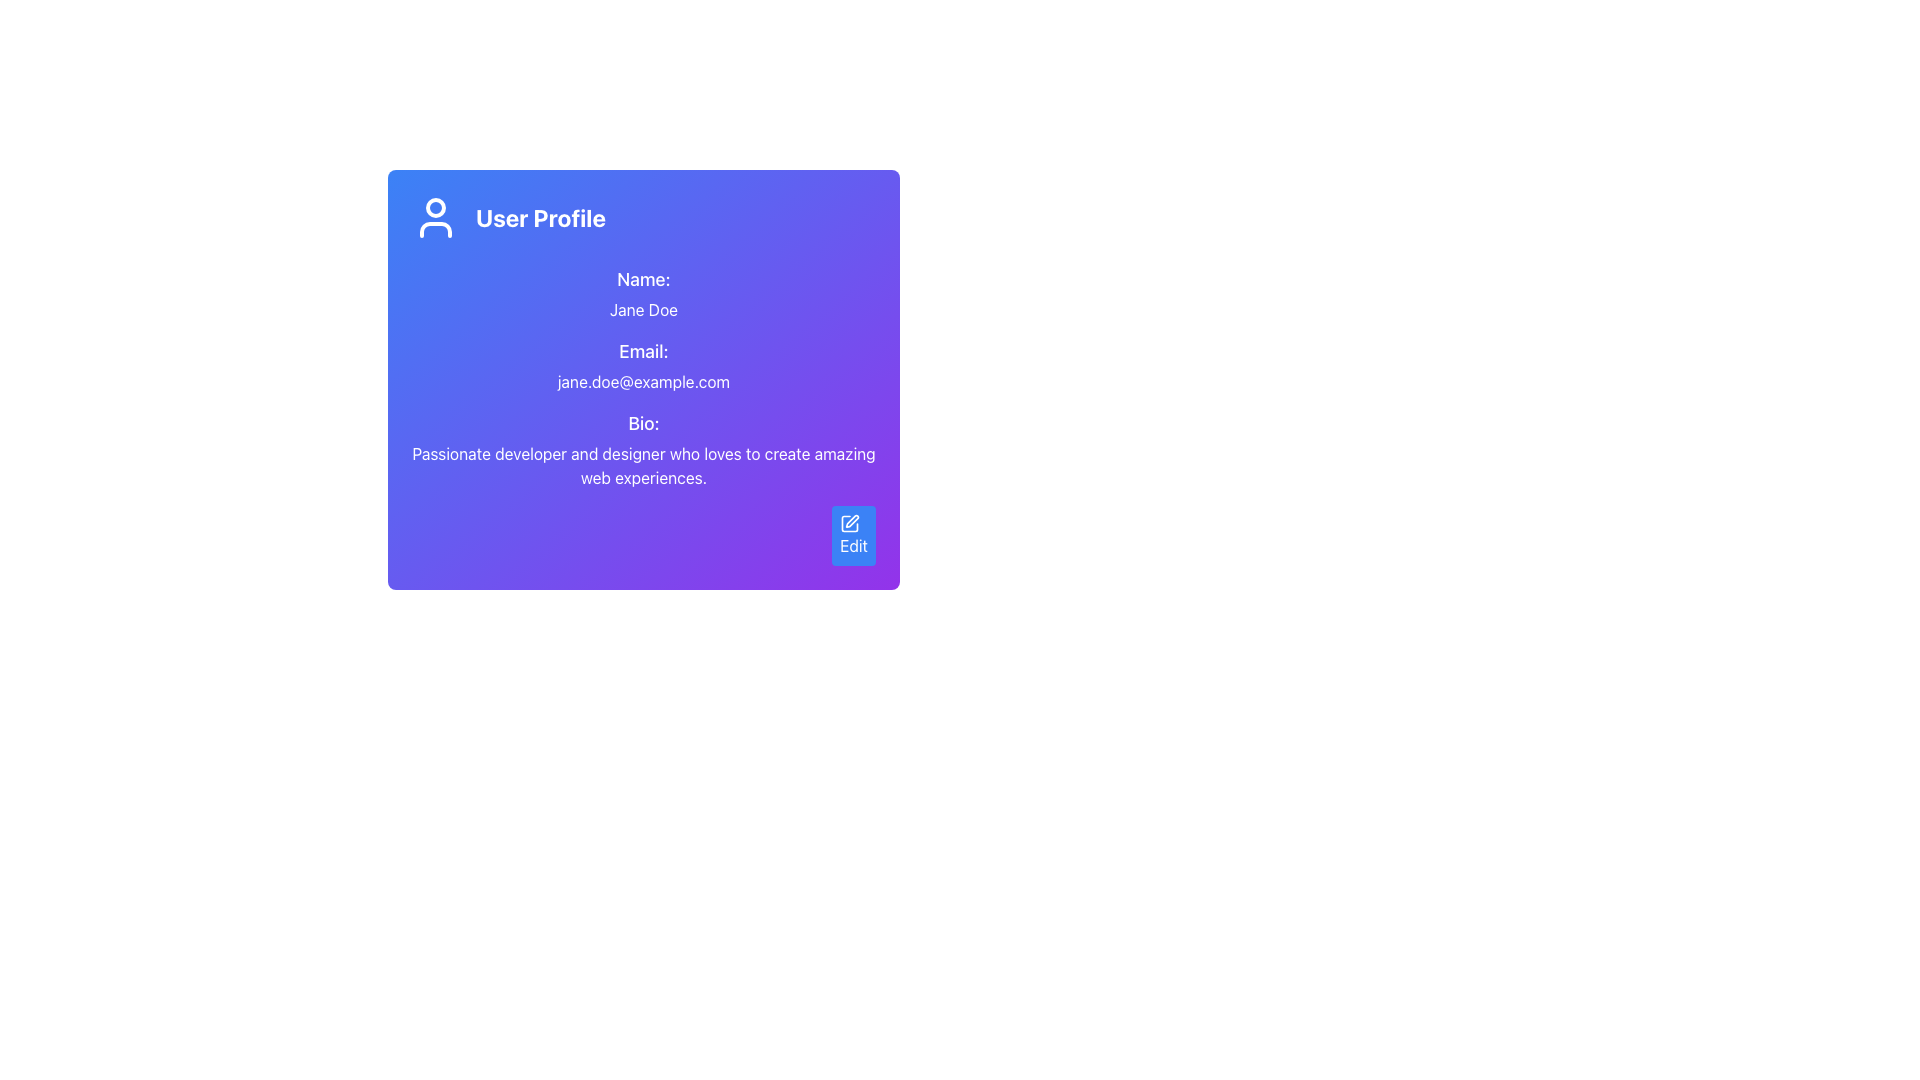  What do you see at coordinates (850, 523) in the screenshot?
I see `the small square icon with a pen overlay located to the left of the 'Edit' text inside the button at the bottom-right corner of the user profile card` at bounding box center [850, 523].